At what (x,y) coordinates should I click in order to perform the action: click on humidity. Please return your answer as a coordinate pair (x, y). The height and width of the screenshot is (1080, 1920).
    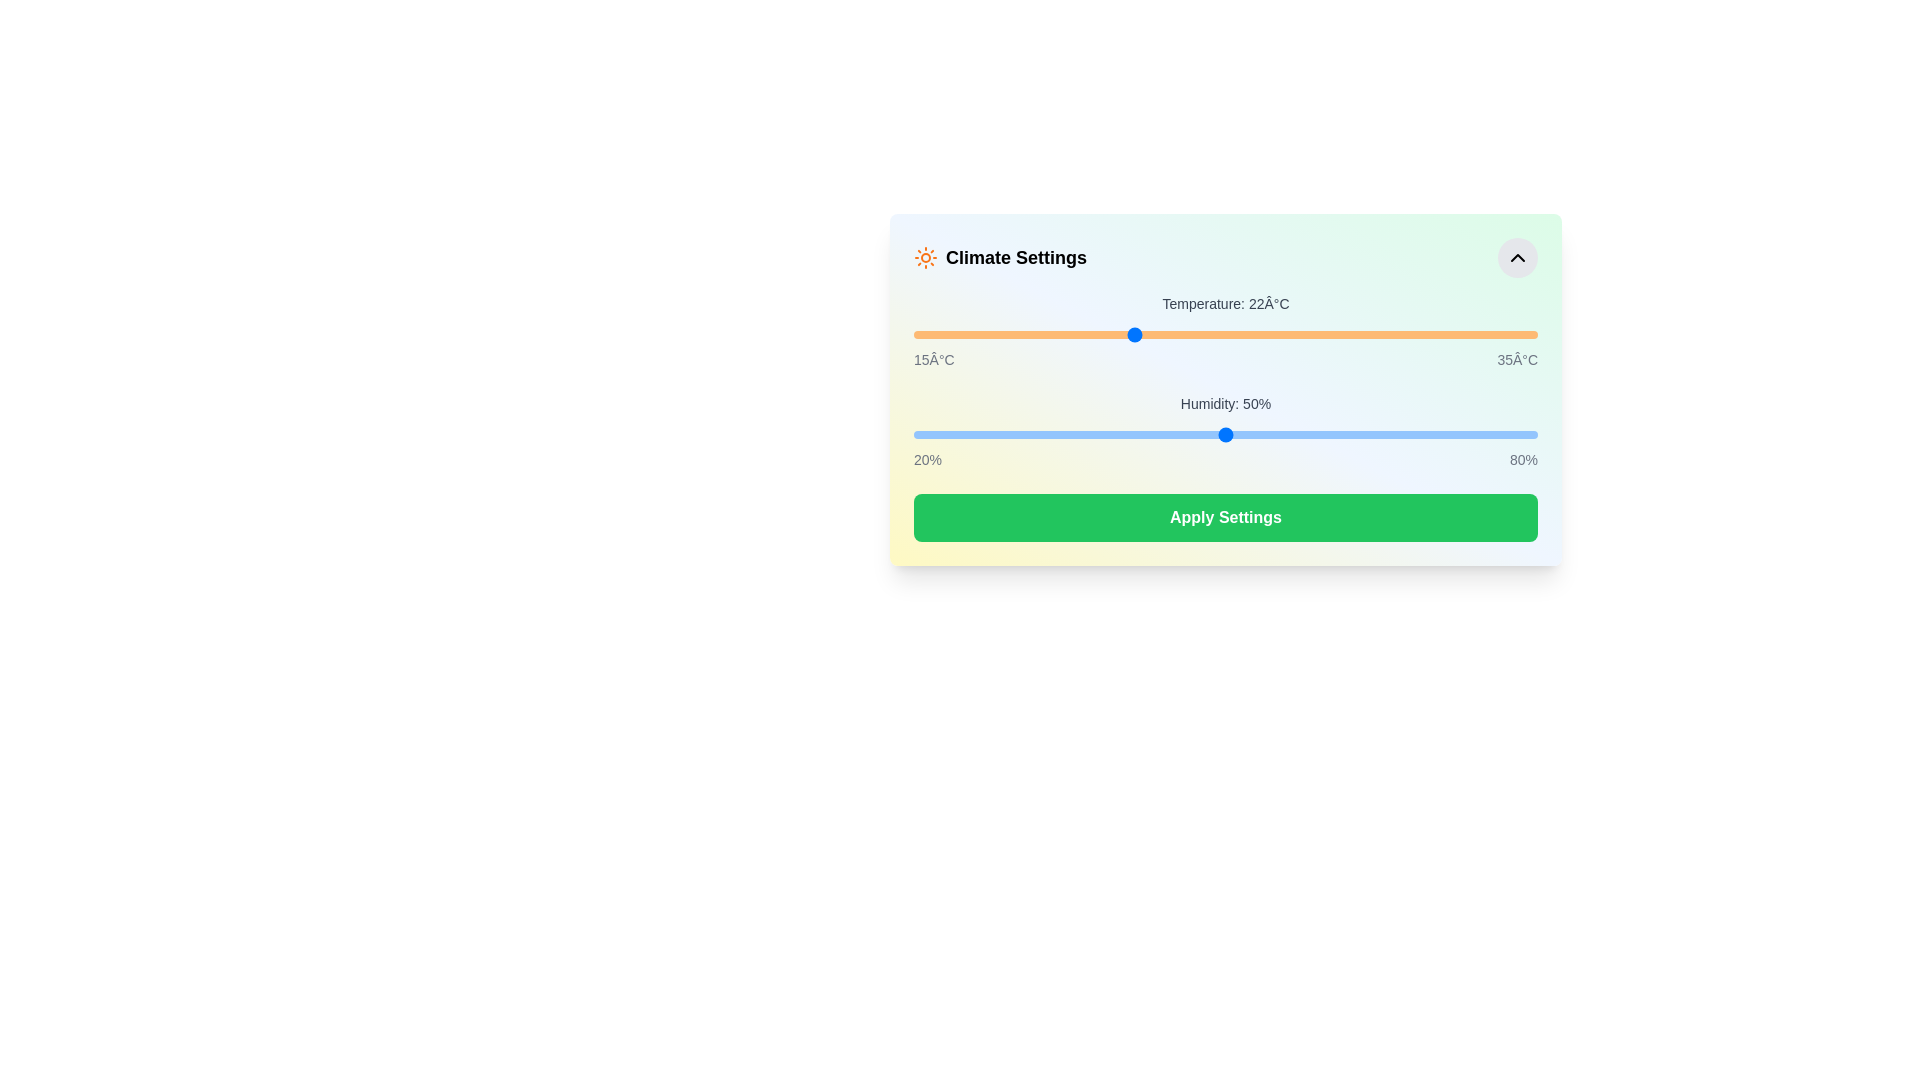
    Looking at the image, I should click on (1038, 434).